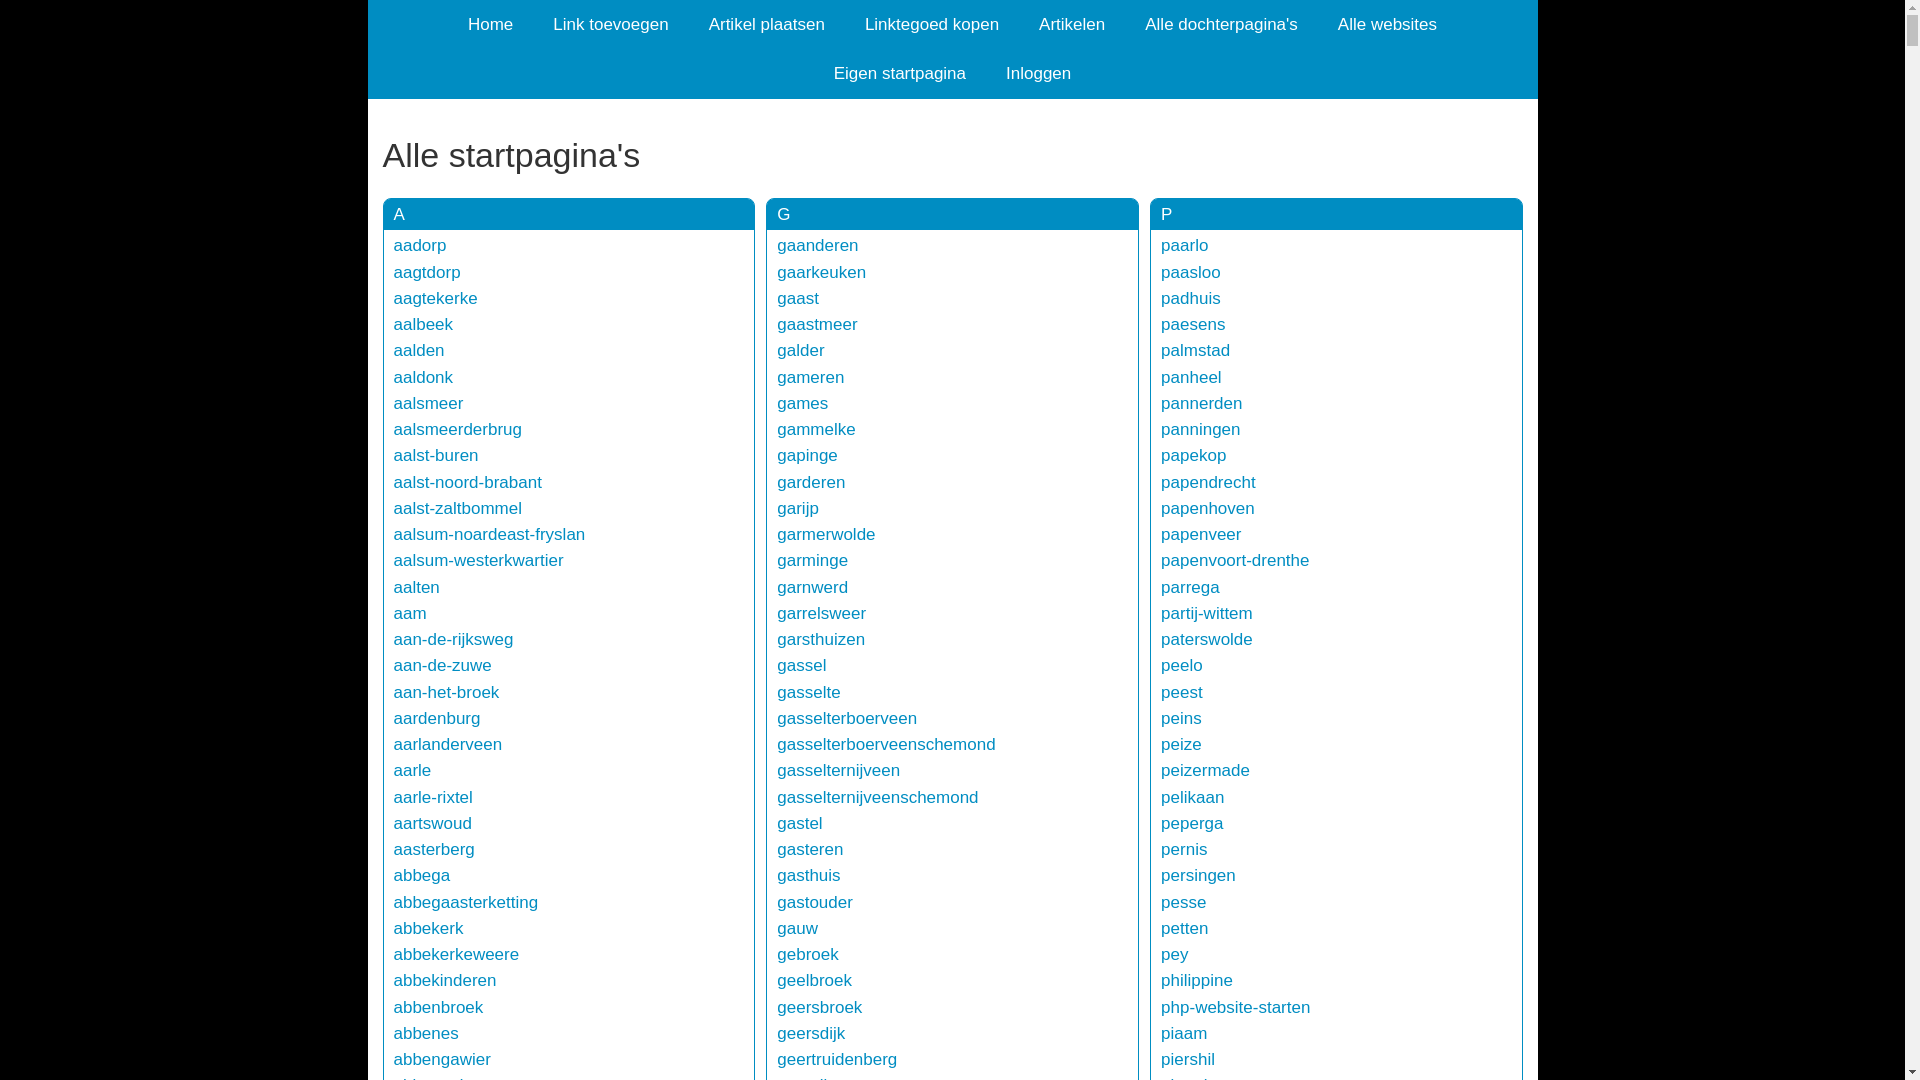  I want to click on 'paarlo', so click(1161, 244).